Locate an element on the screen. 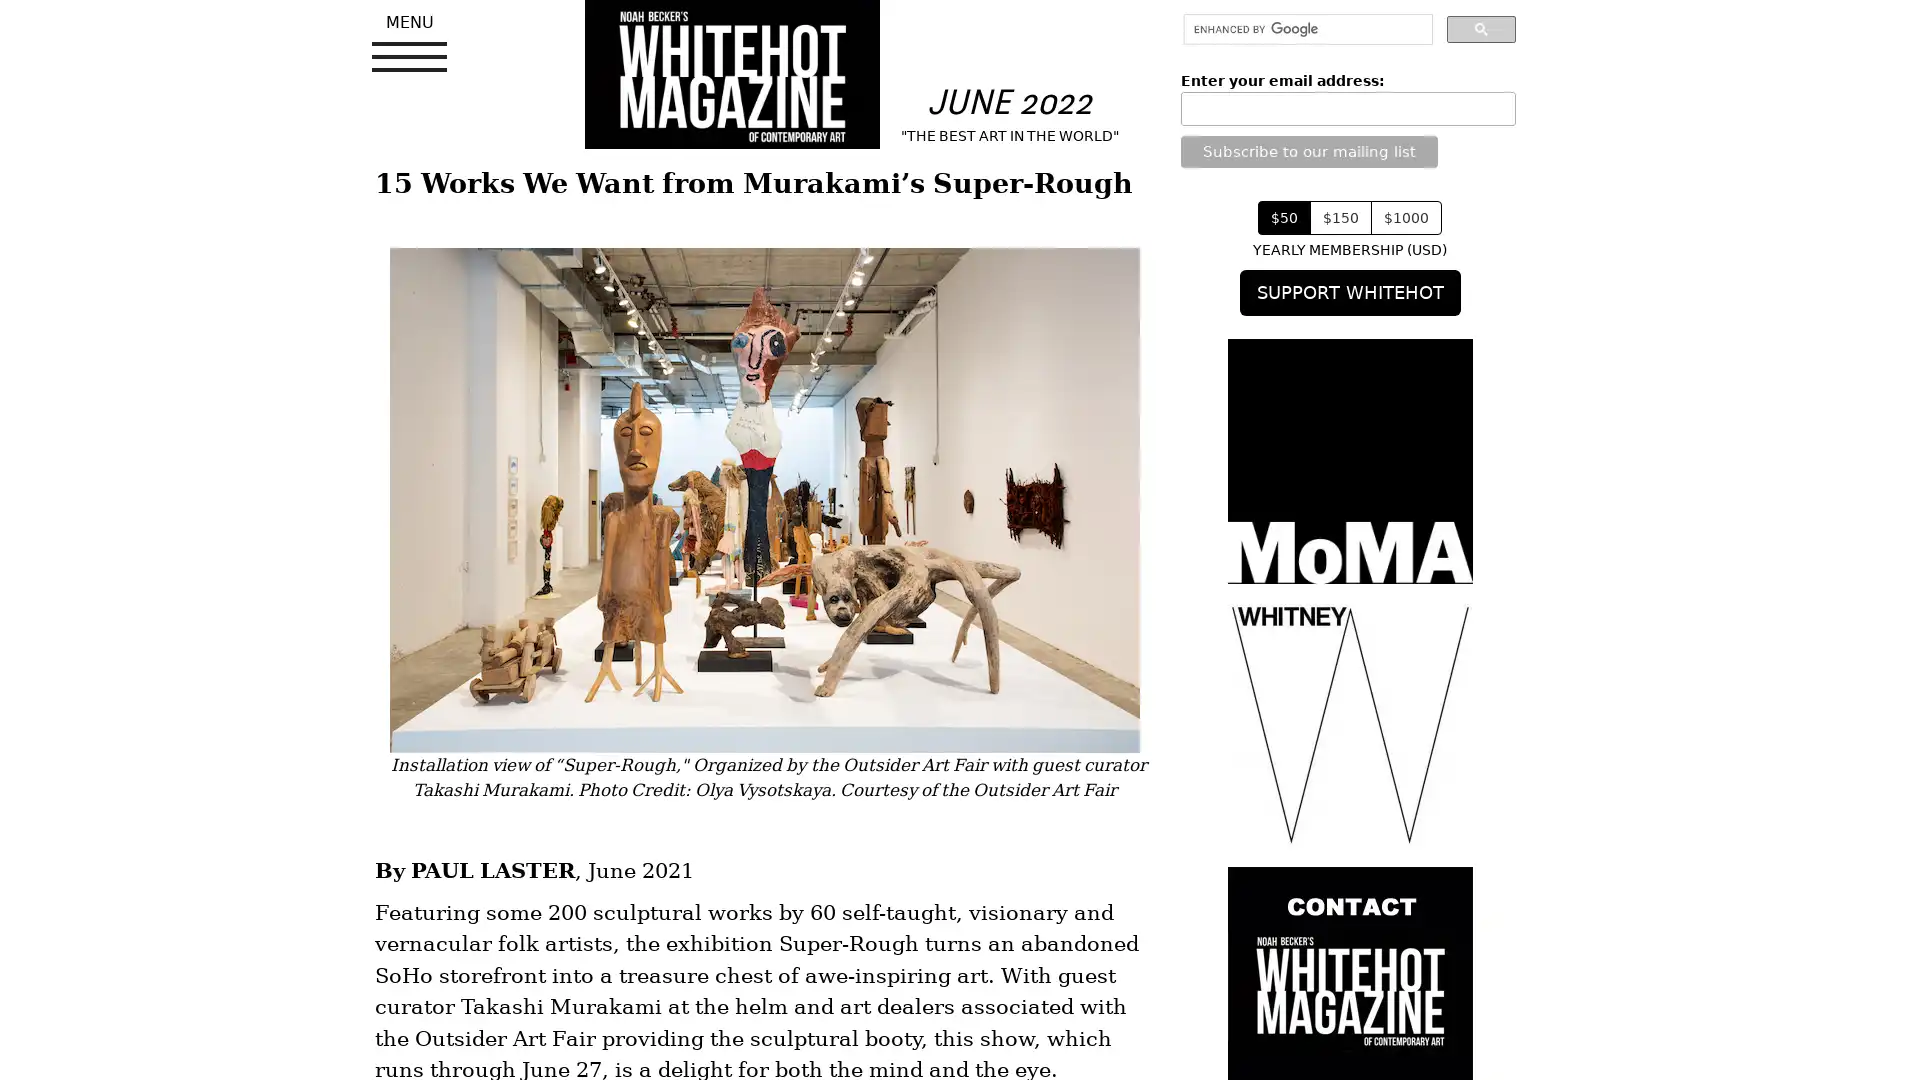 The height and width of the screenshot is (1080, 1920). SUPPORT WHITEHOT is located at coordinates (1349, 292).